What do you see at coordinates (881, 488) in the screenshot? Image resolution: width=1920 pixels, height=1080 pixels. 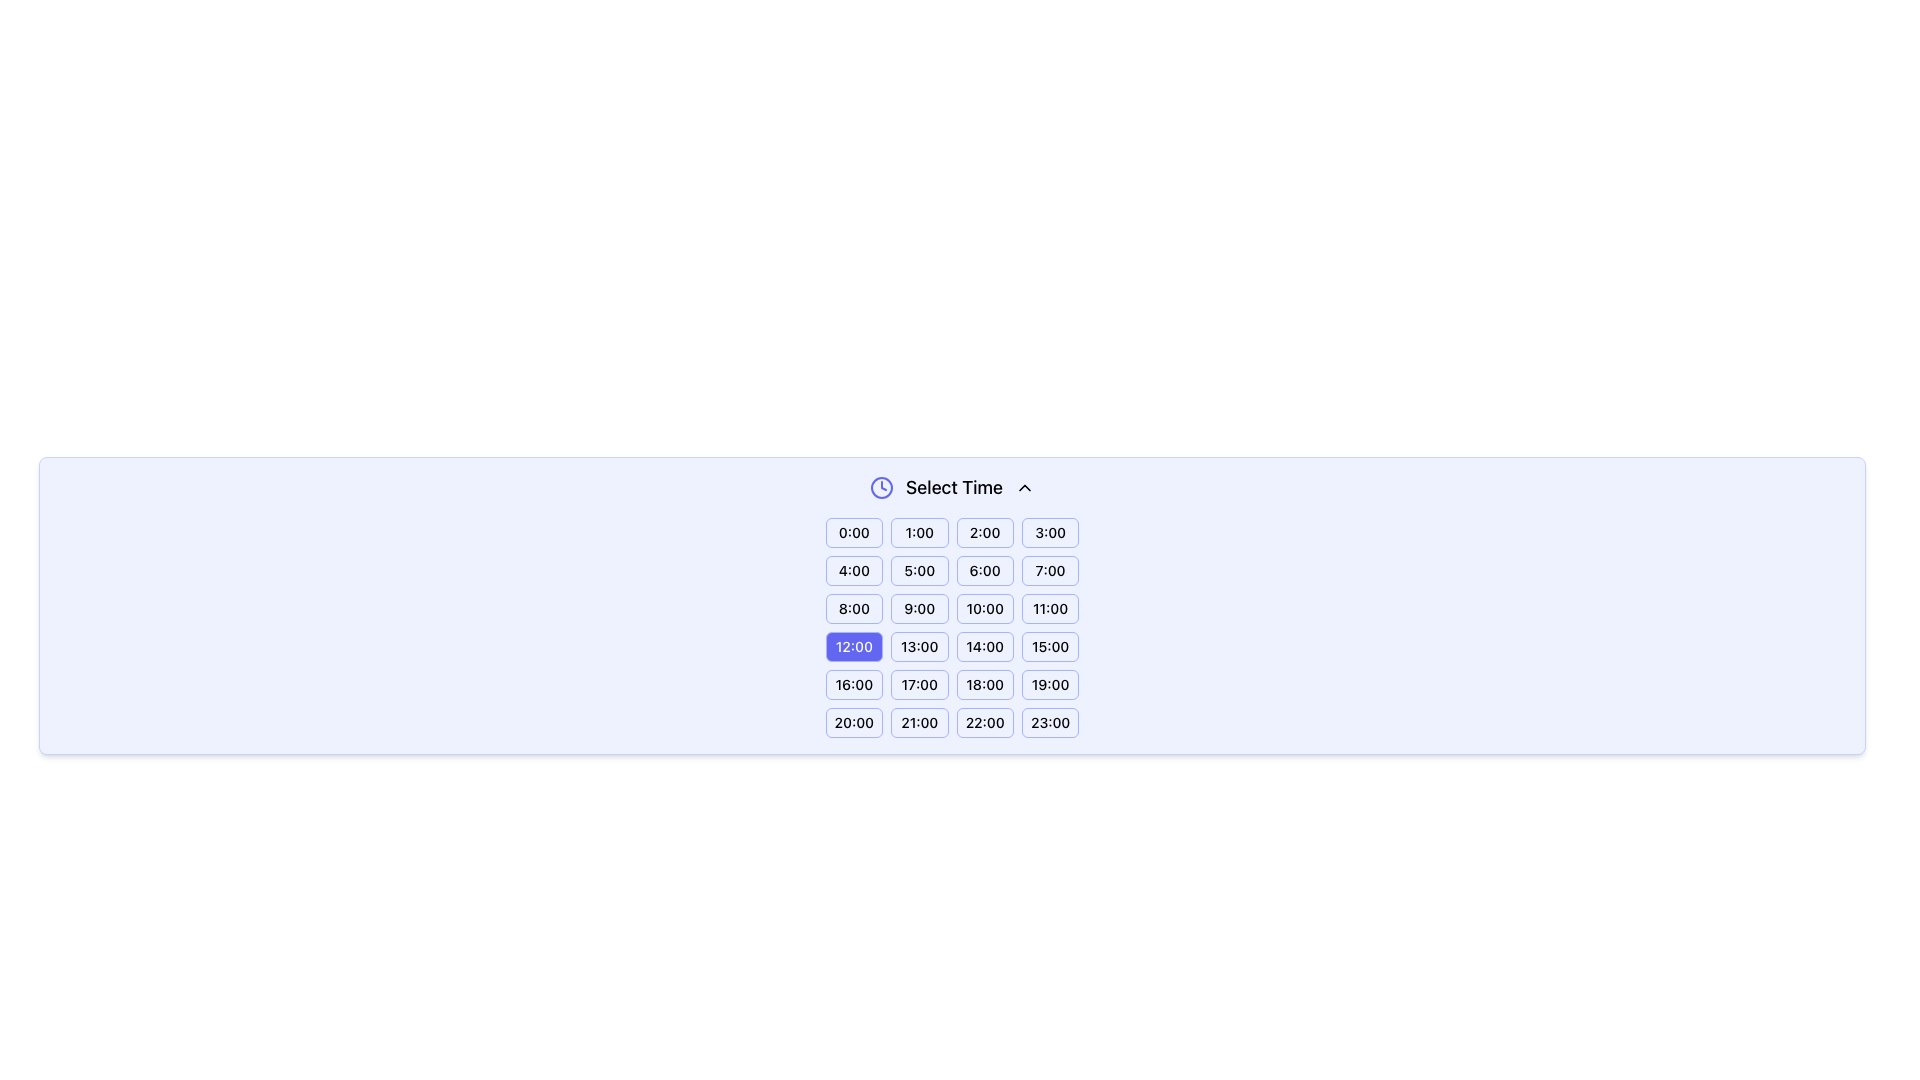 I see `the icon that visually represents the 'Select Time' functionality, located immediately to the left of the text 'Select Time'` at bounding box center [881, 488].